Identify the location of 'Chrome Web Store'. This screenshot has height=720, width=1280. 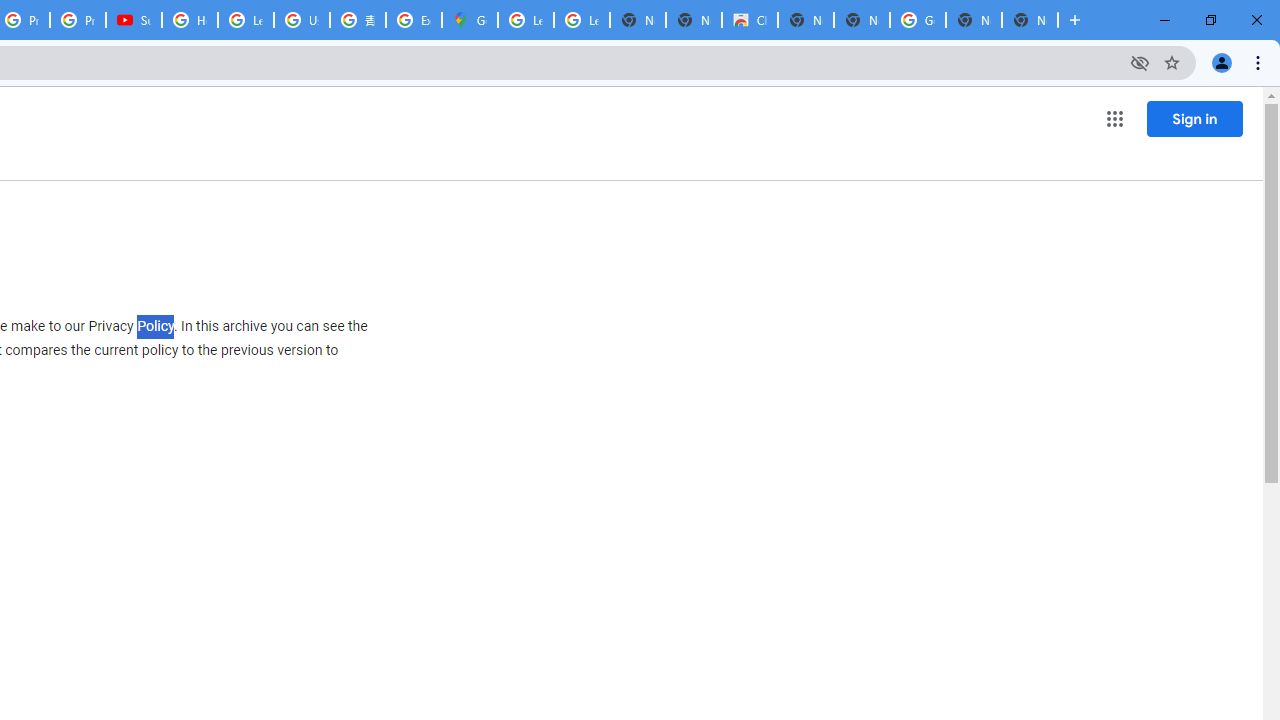
(749, 20).